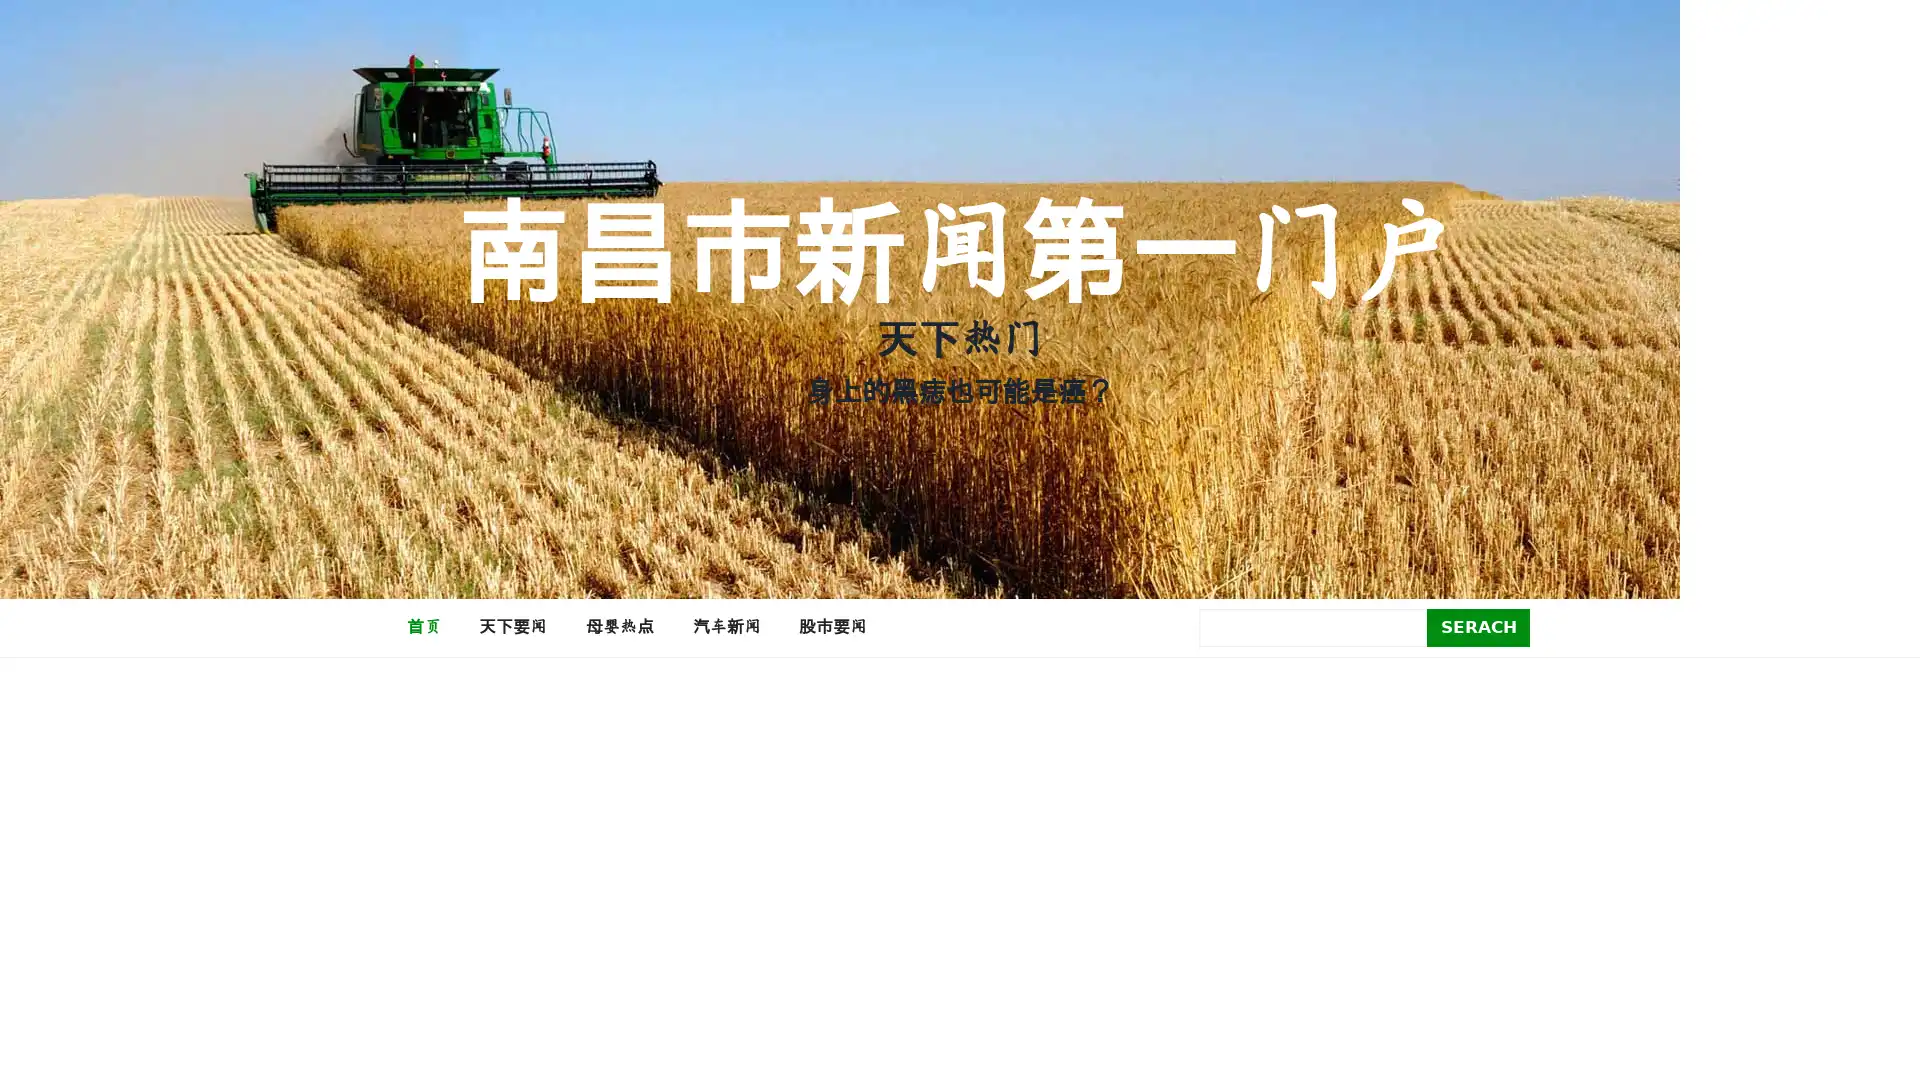 This screenshot has height=1080, width=1920. What do you see at coordinates (1478, 626) in the screenshot?
I see `serach` at bounding box center [1478, 626].